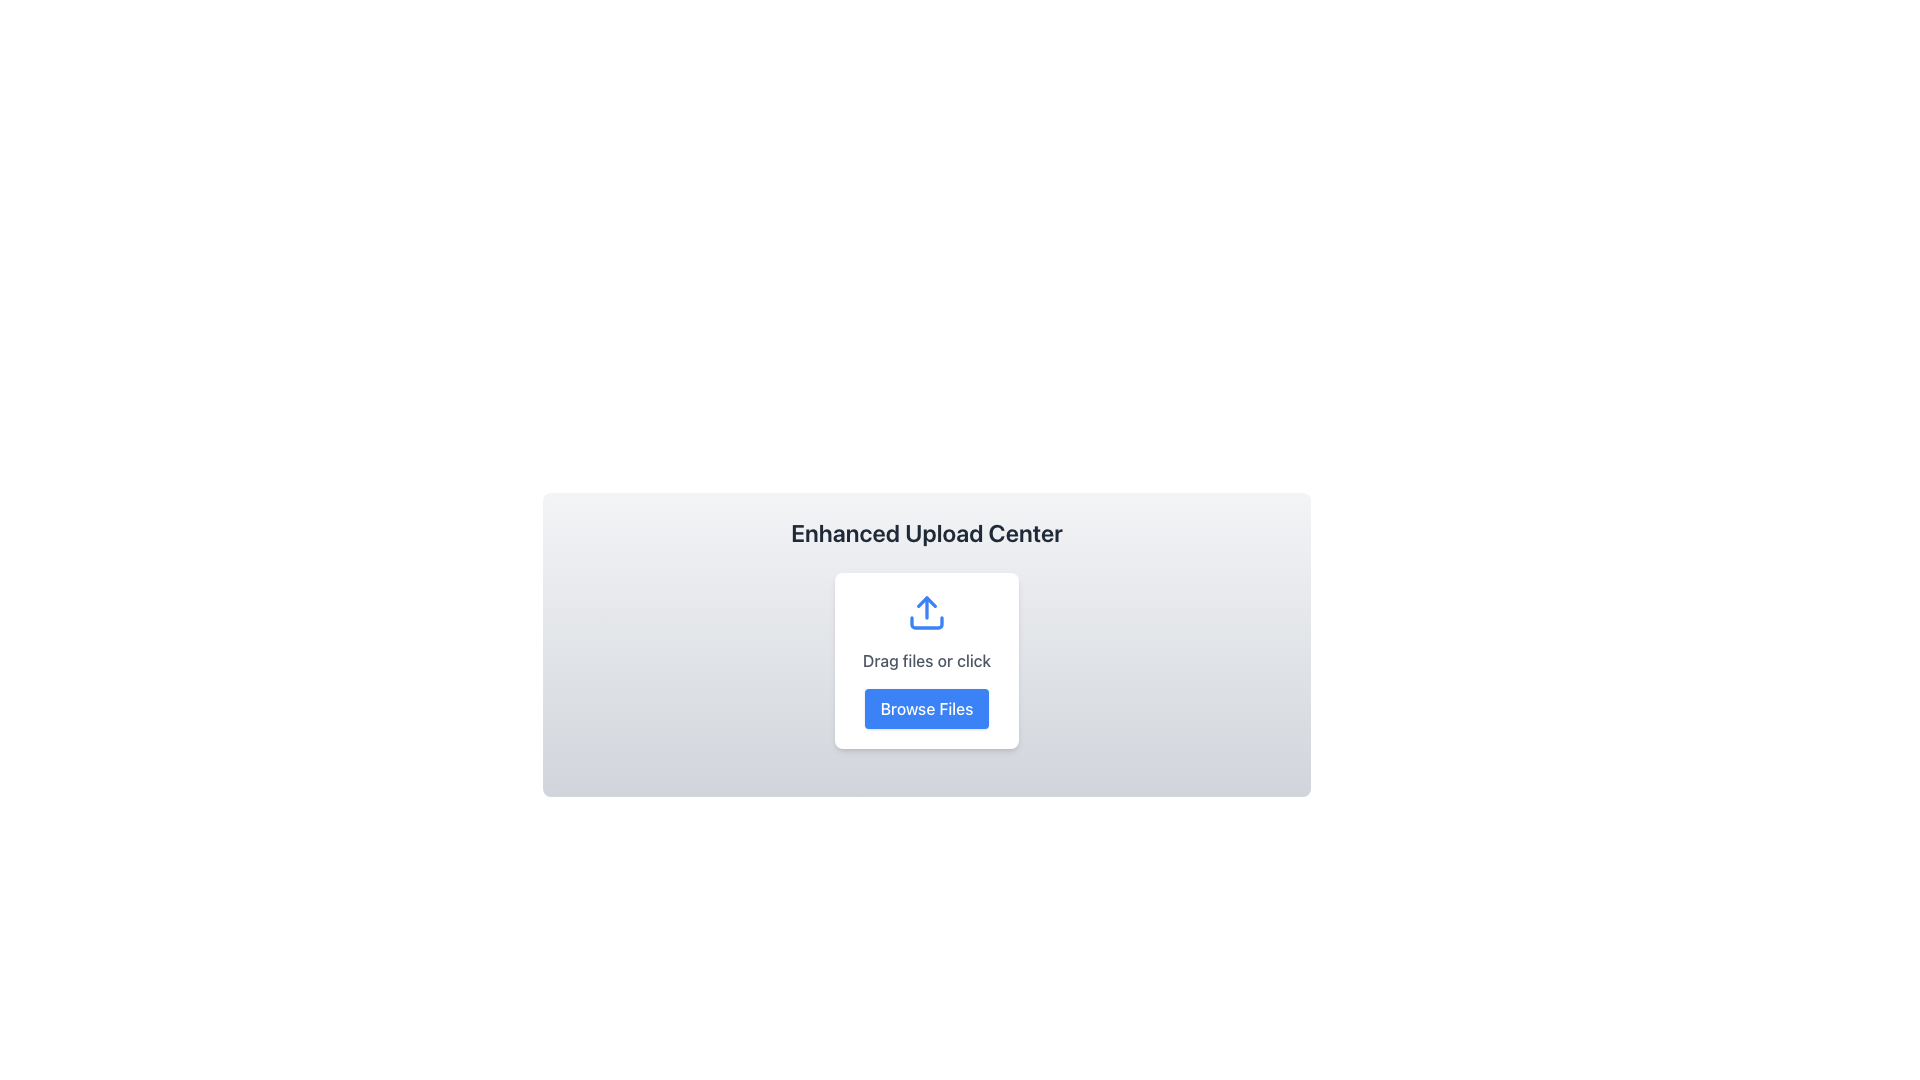  Describe the element at coordinates (925, 612) in the screenshot. I see `the upload icon` at that location.